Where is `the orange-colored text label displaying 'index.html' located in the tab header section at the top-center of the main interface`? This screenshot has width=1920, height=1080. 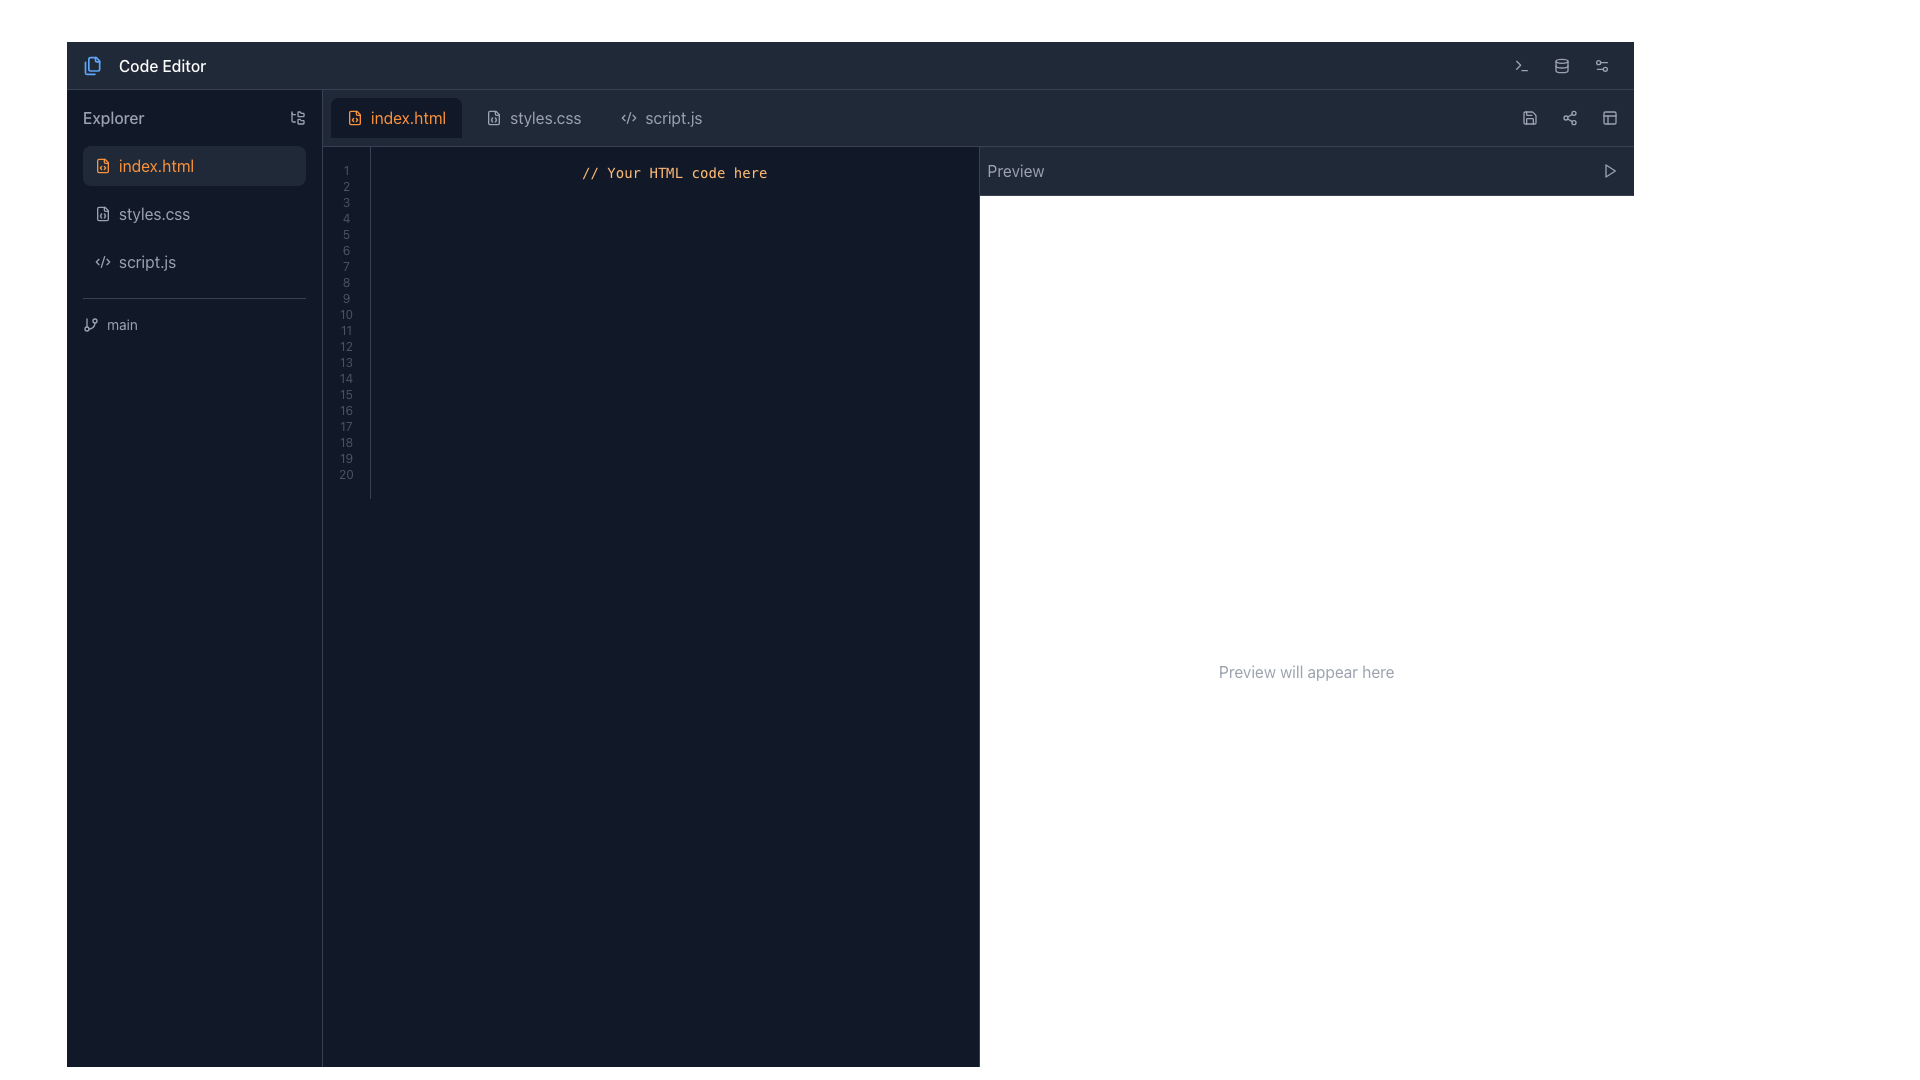
the orange-colored text label displaying 'index.html' located in the tab header section at the top-center of the main interface is located at coordinates (407, 118).